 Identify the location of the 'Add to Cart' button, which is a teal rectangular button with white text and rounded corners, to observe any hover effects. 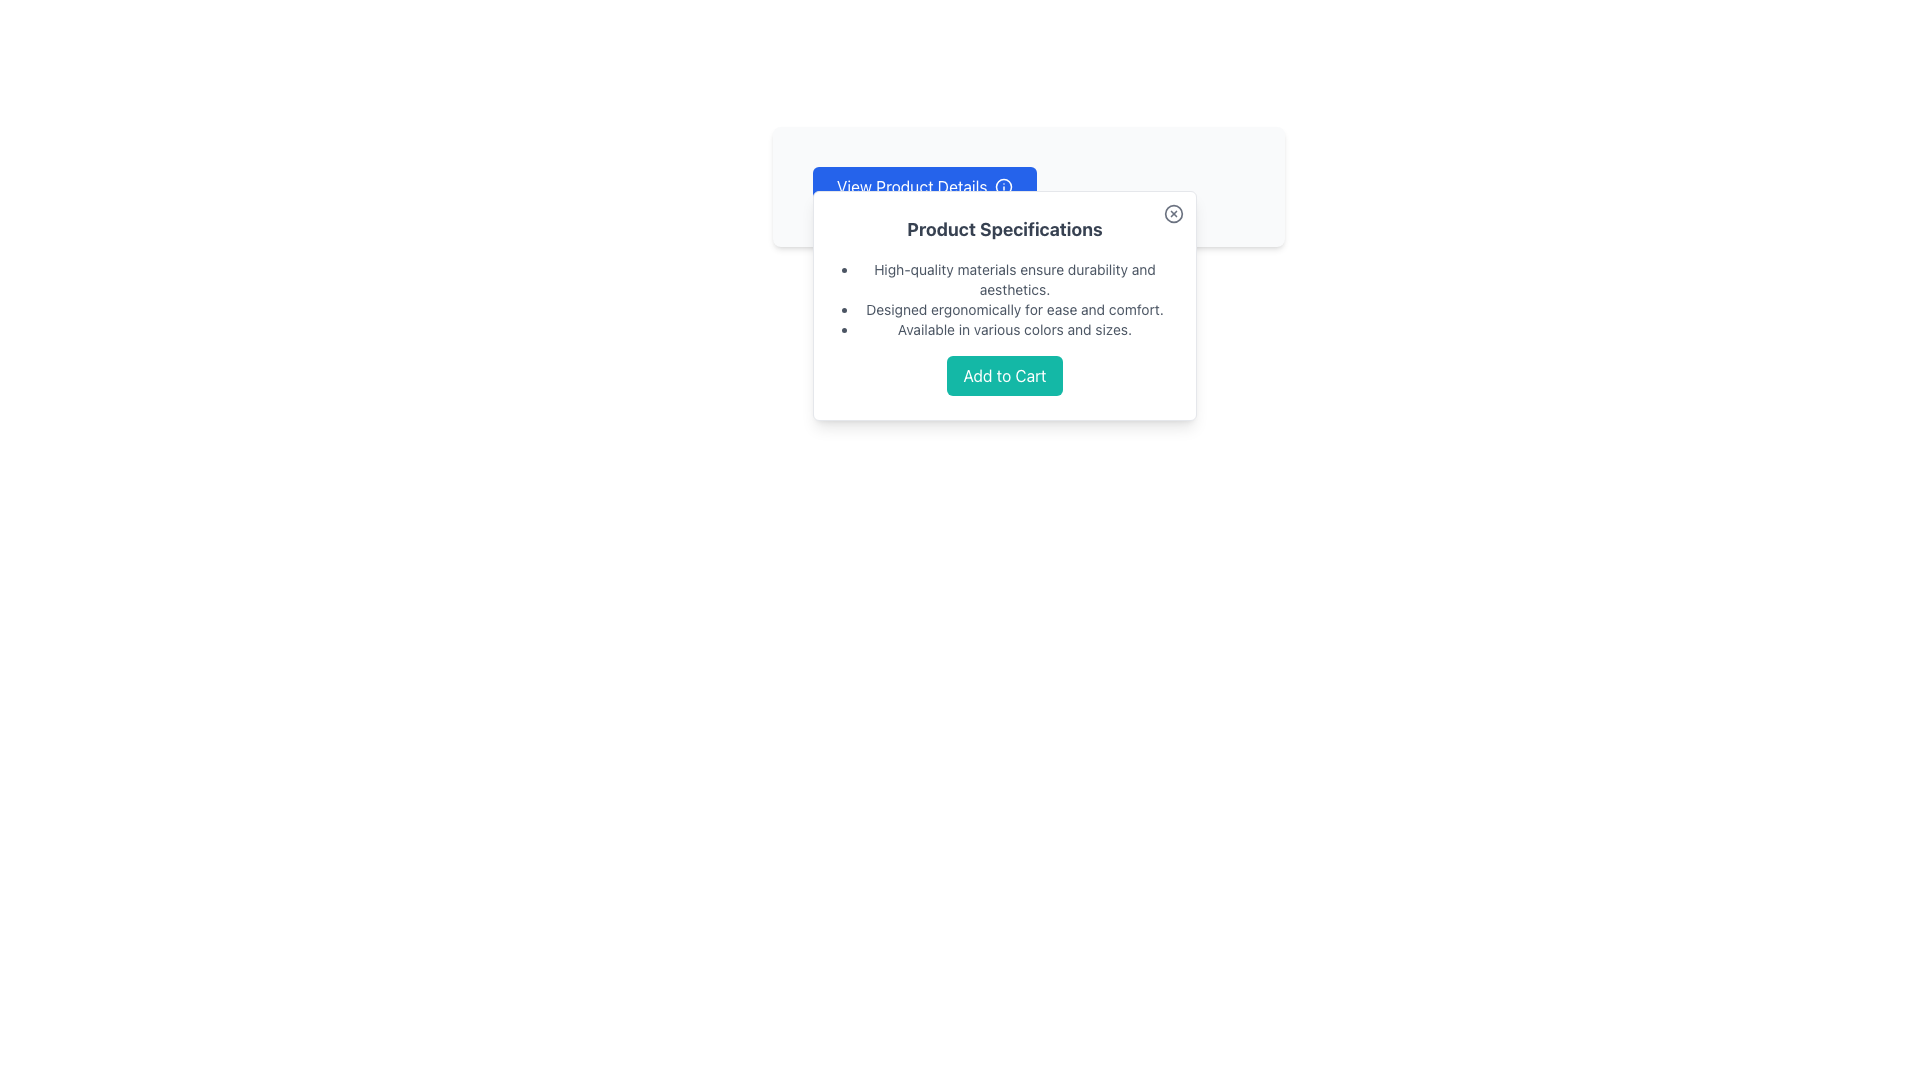
(1004, 375).